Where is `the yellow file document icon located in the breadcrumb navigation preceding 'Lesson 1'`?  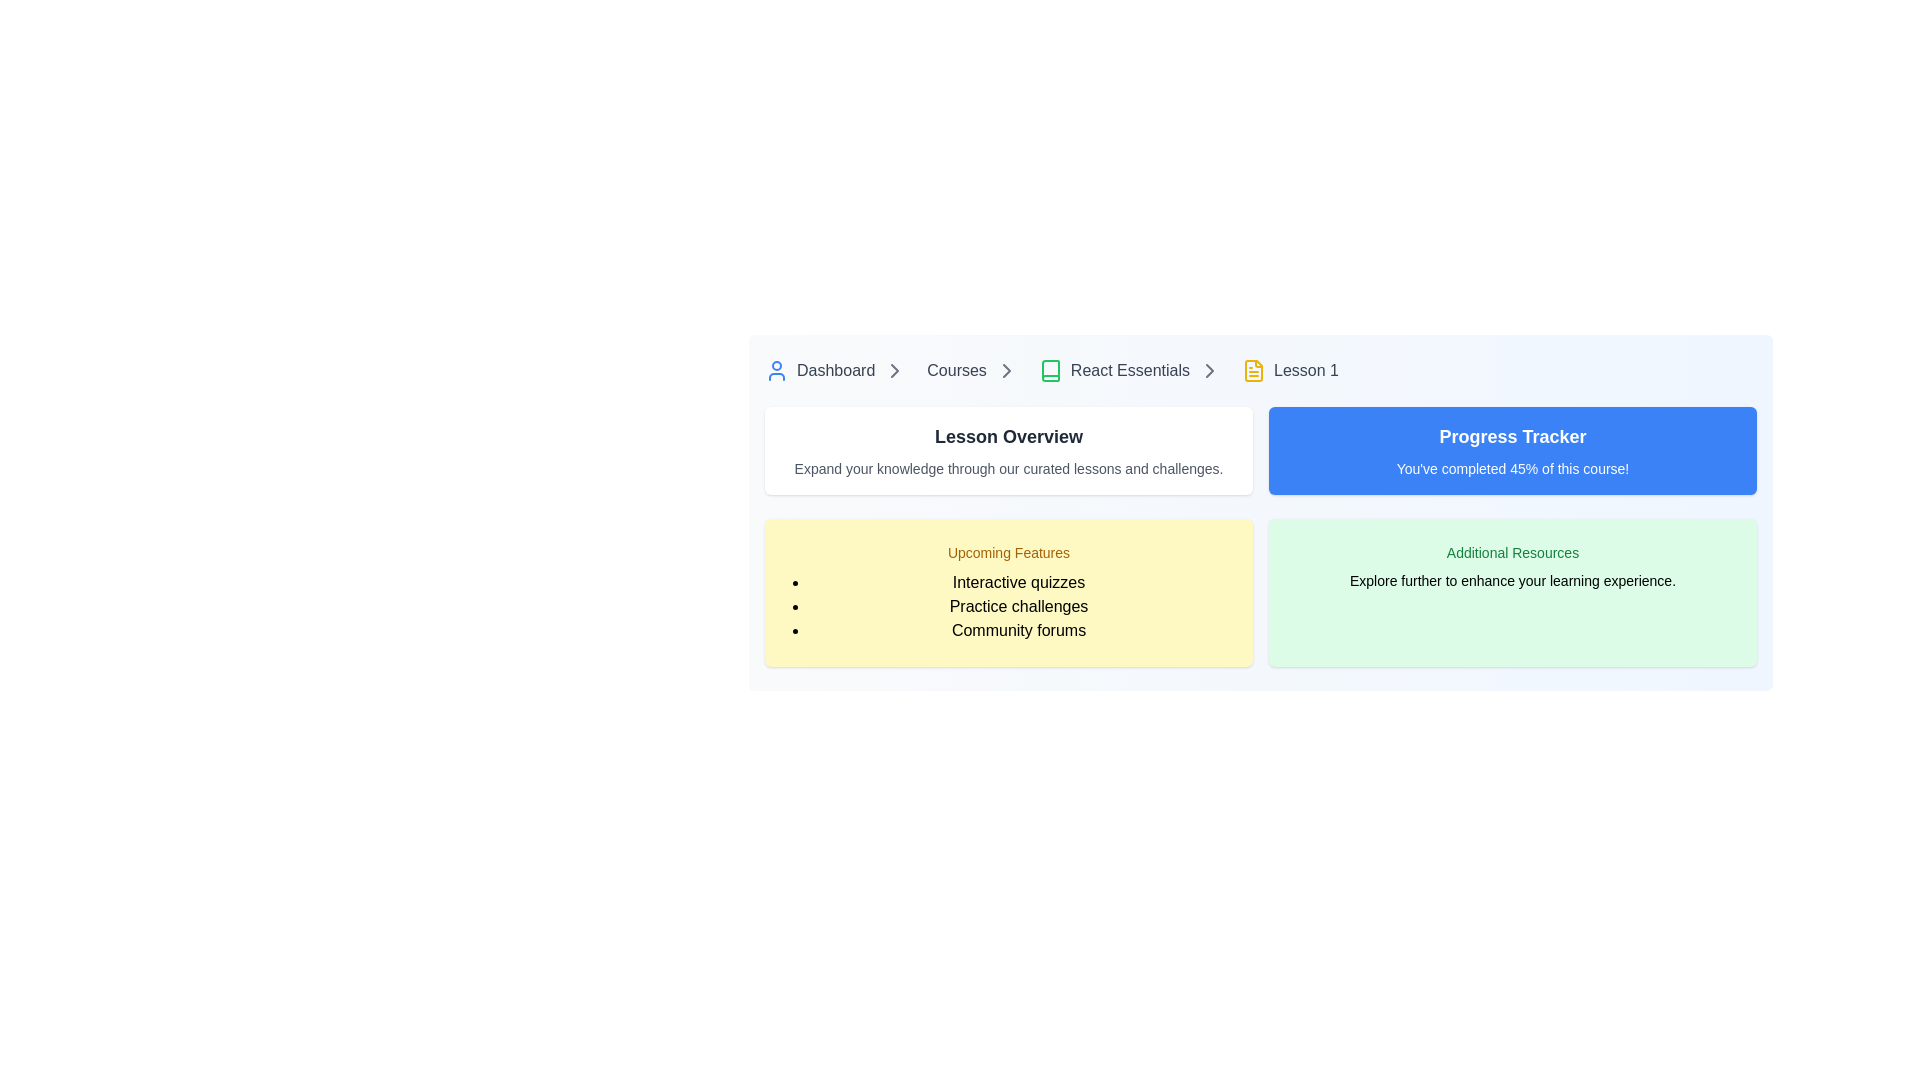
the yellow file document icon located in the breadcrumb navigation preceding 'Lesson 1' is located at coordinates (1252, 370).